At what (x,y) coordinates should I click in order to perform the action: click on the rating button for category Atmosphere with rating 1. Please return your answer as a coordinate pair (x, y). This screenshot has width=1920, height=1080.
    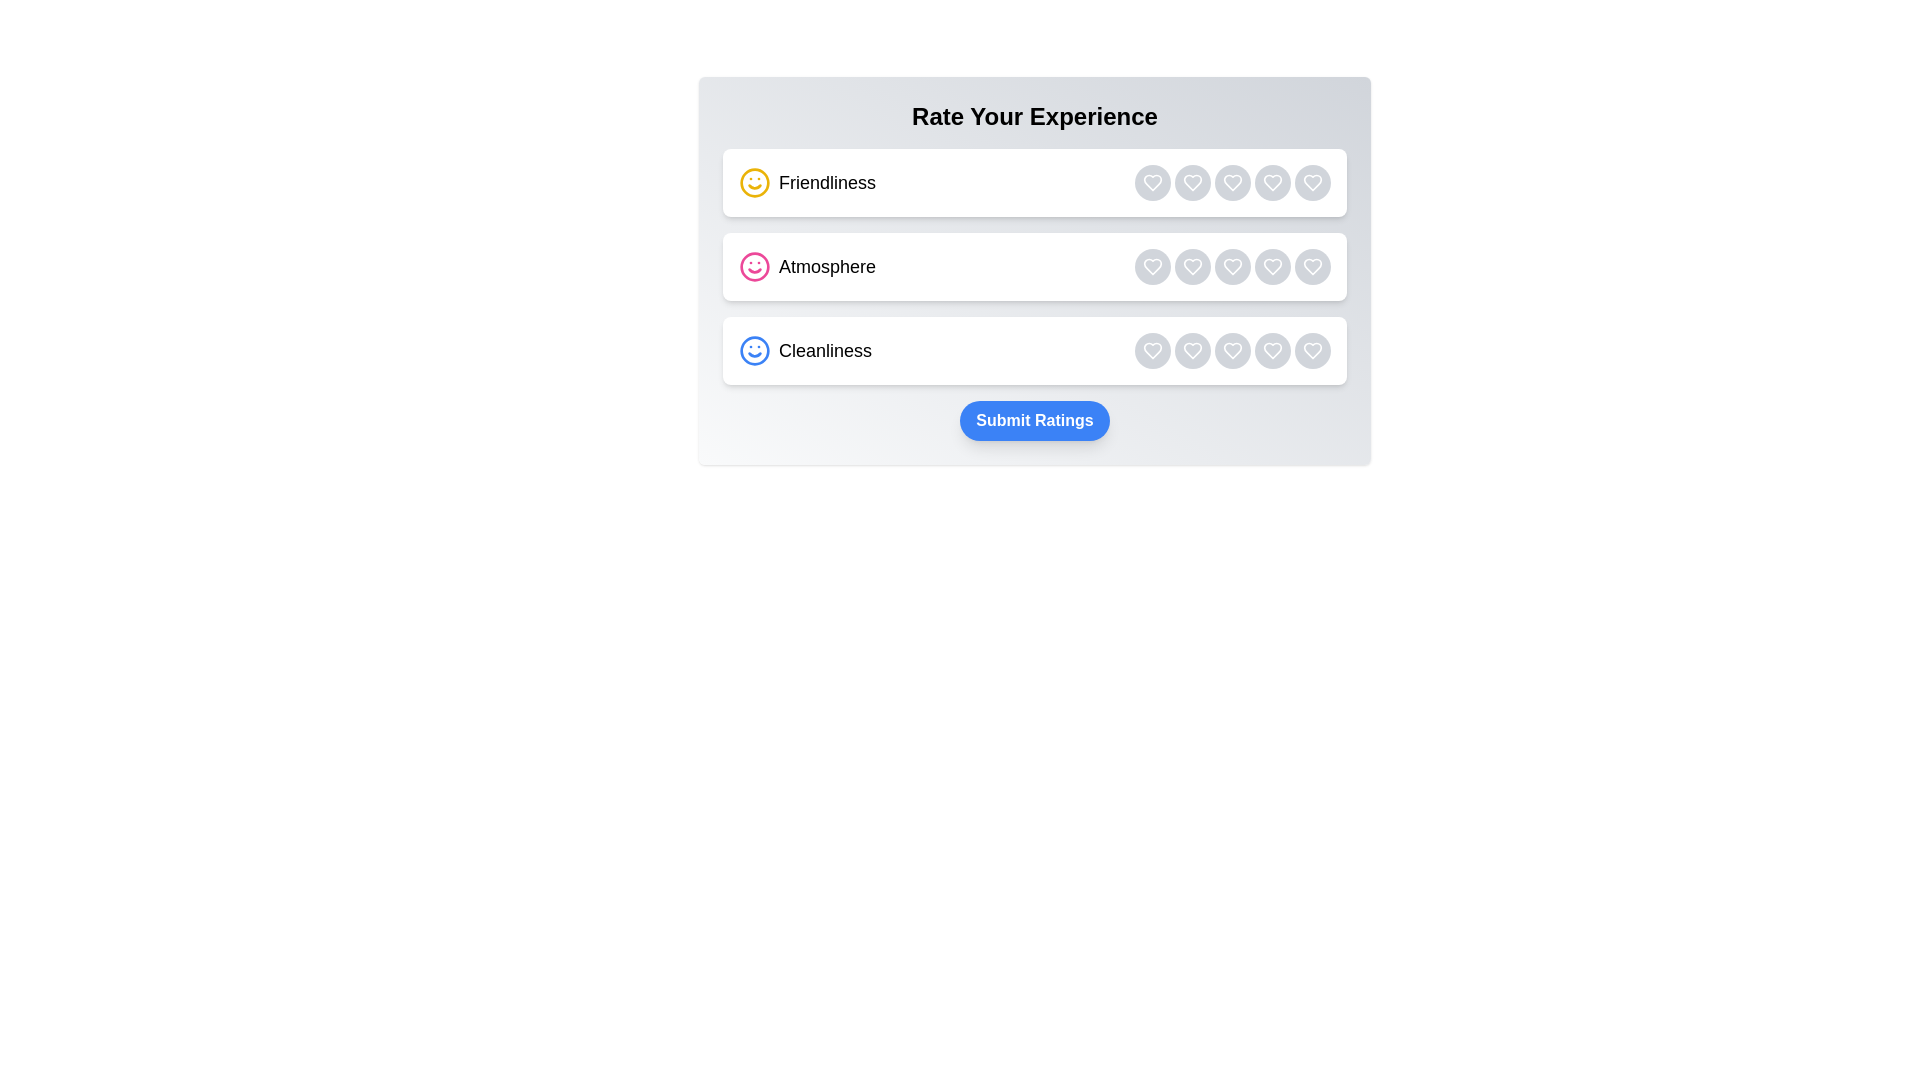
    Looking at the image, I should click on (1152, 265).